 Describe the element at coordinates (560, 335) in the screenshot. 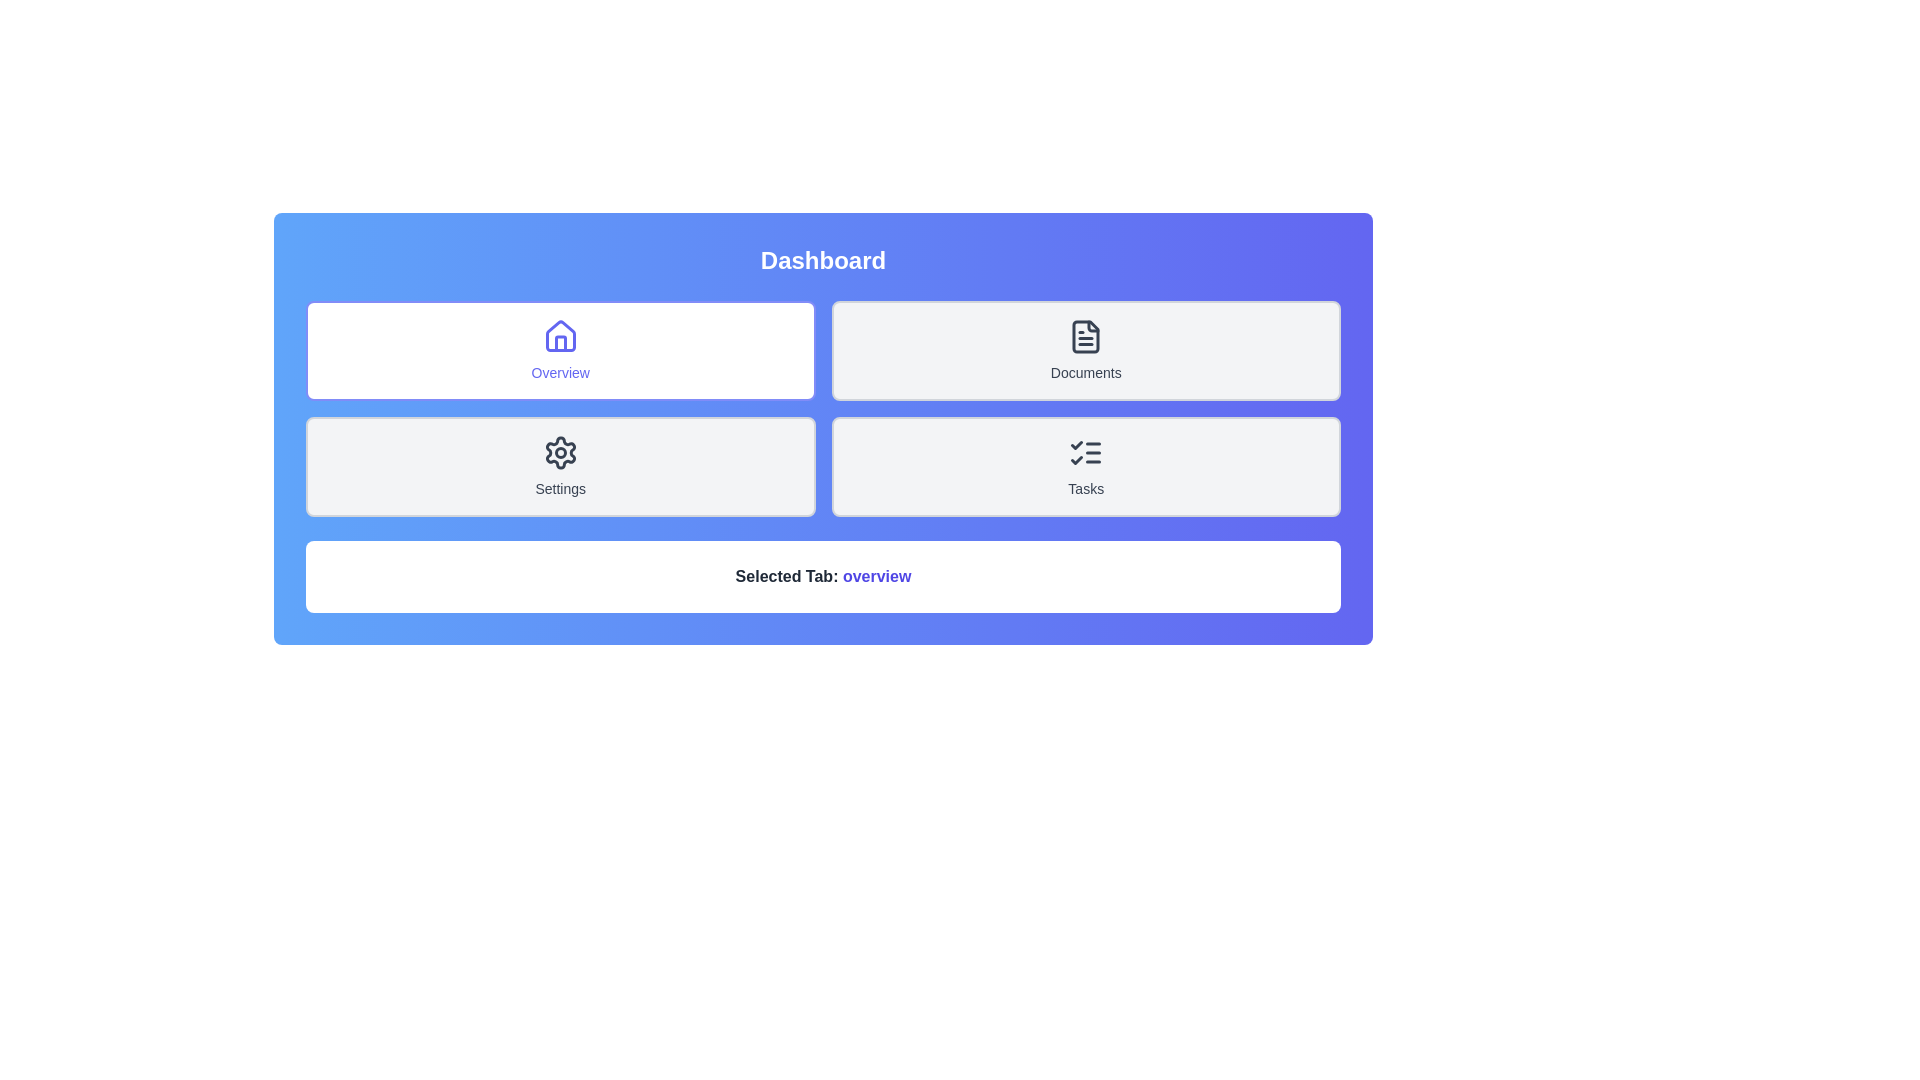

I see `the 'Home' icon located above the 'Overview' text in the upper-left panel of the dashboard` at that location.